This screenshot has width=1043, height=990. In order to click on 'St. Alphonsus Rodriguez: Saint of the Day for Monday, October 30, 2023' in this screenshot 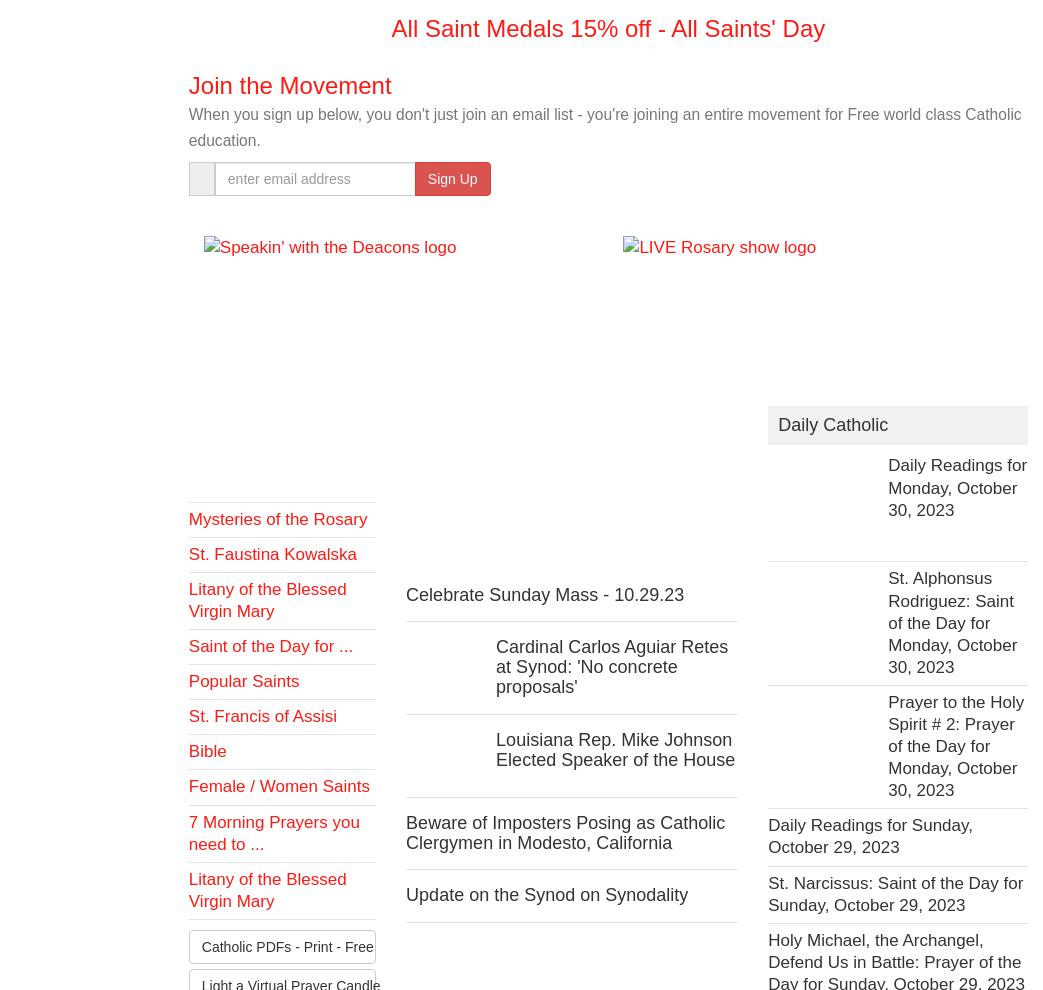, I will do `click(951, 621)`.